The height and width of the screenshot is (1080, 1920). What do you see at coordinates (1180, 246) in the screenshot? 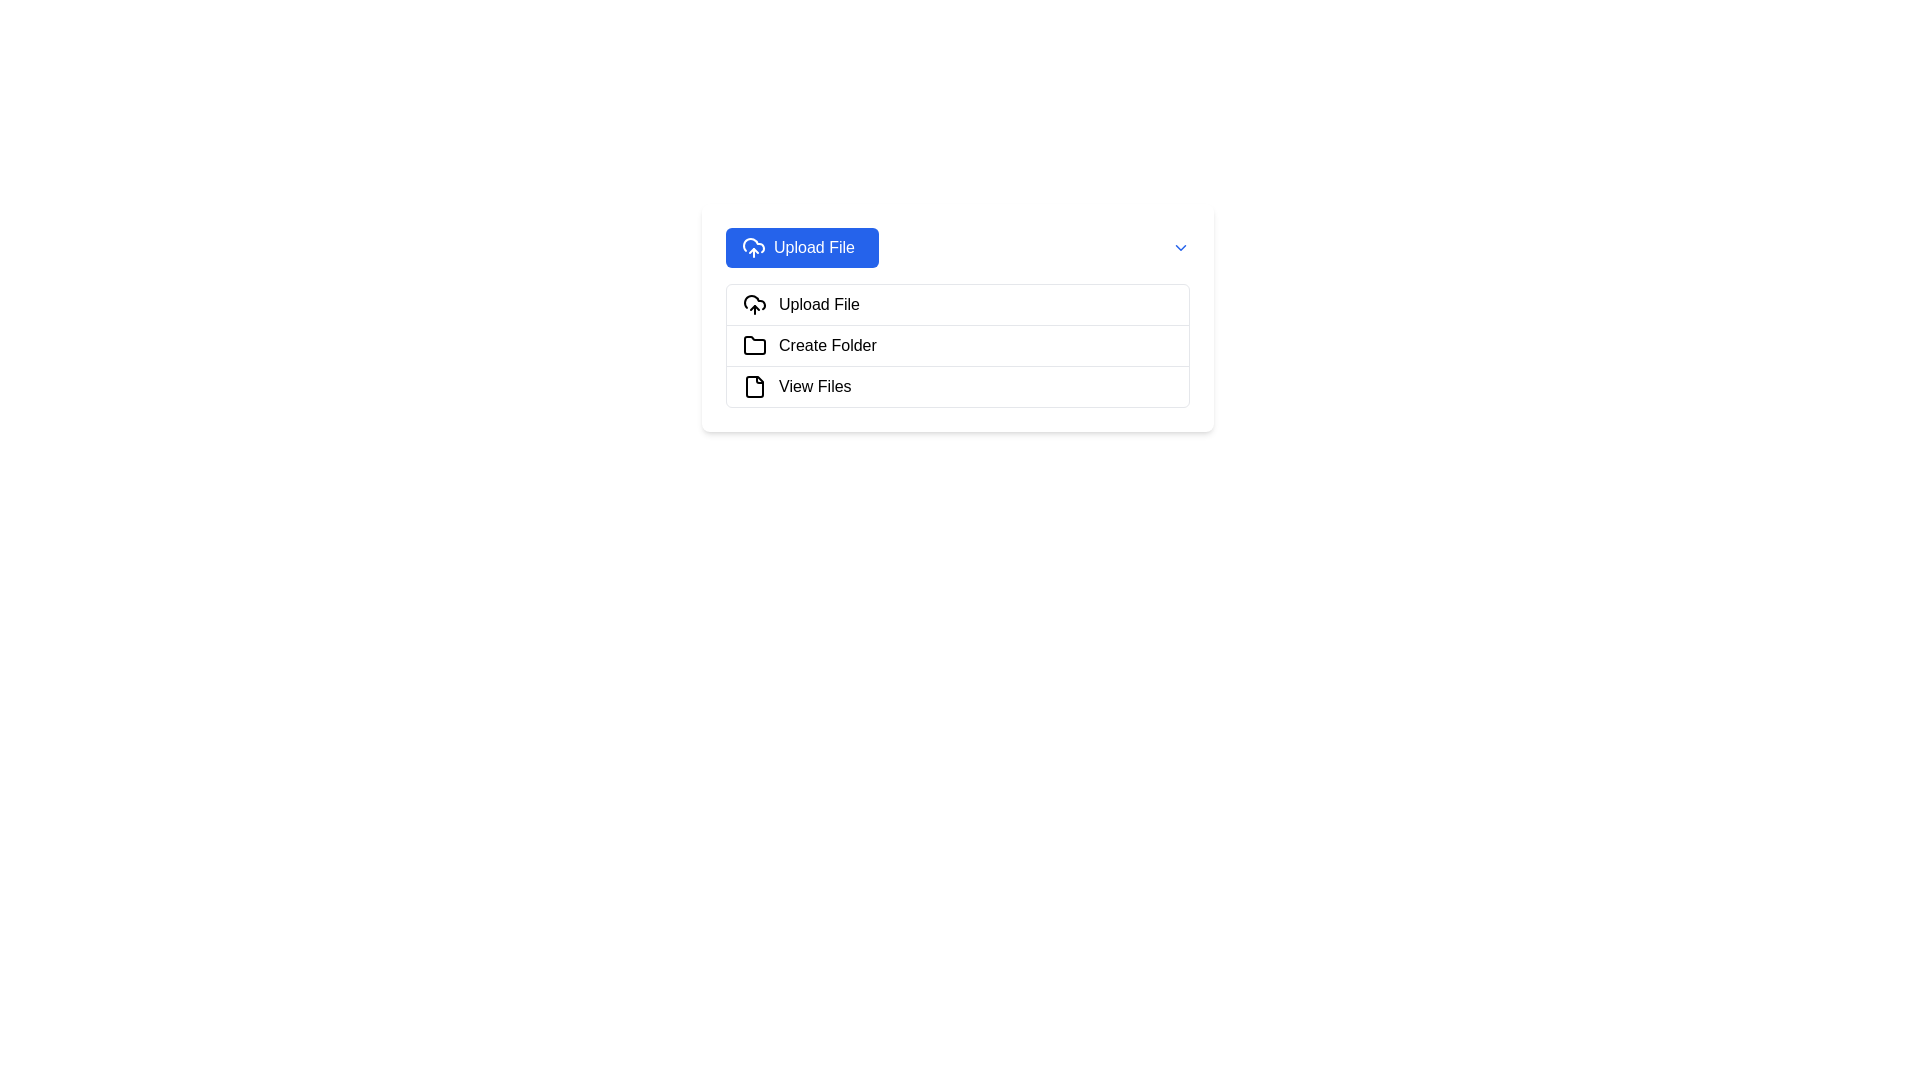
I see `the blue downward-facing arrow icon located to the far right of the 'Upload File' text` at bounding box center [1180, 246].